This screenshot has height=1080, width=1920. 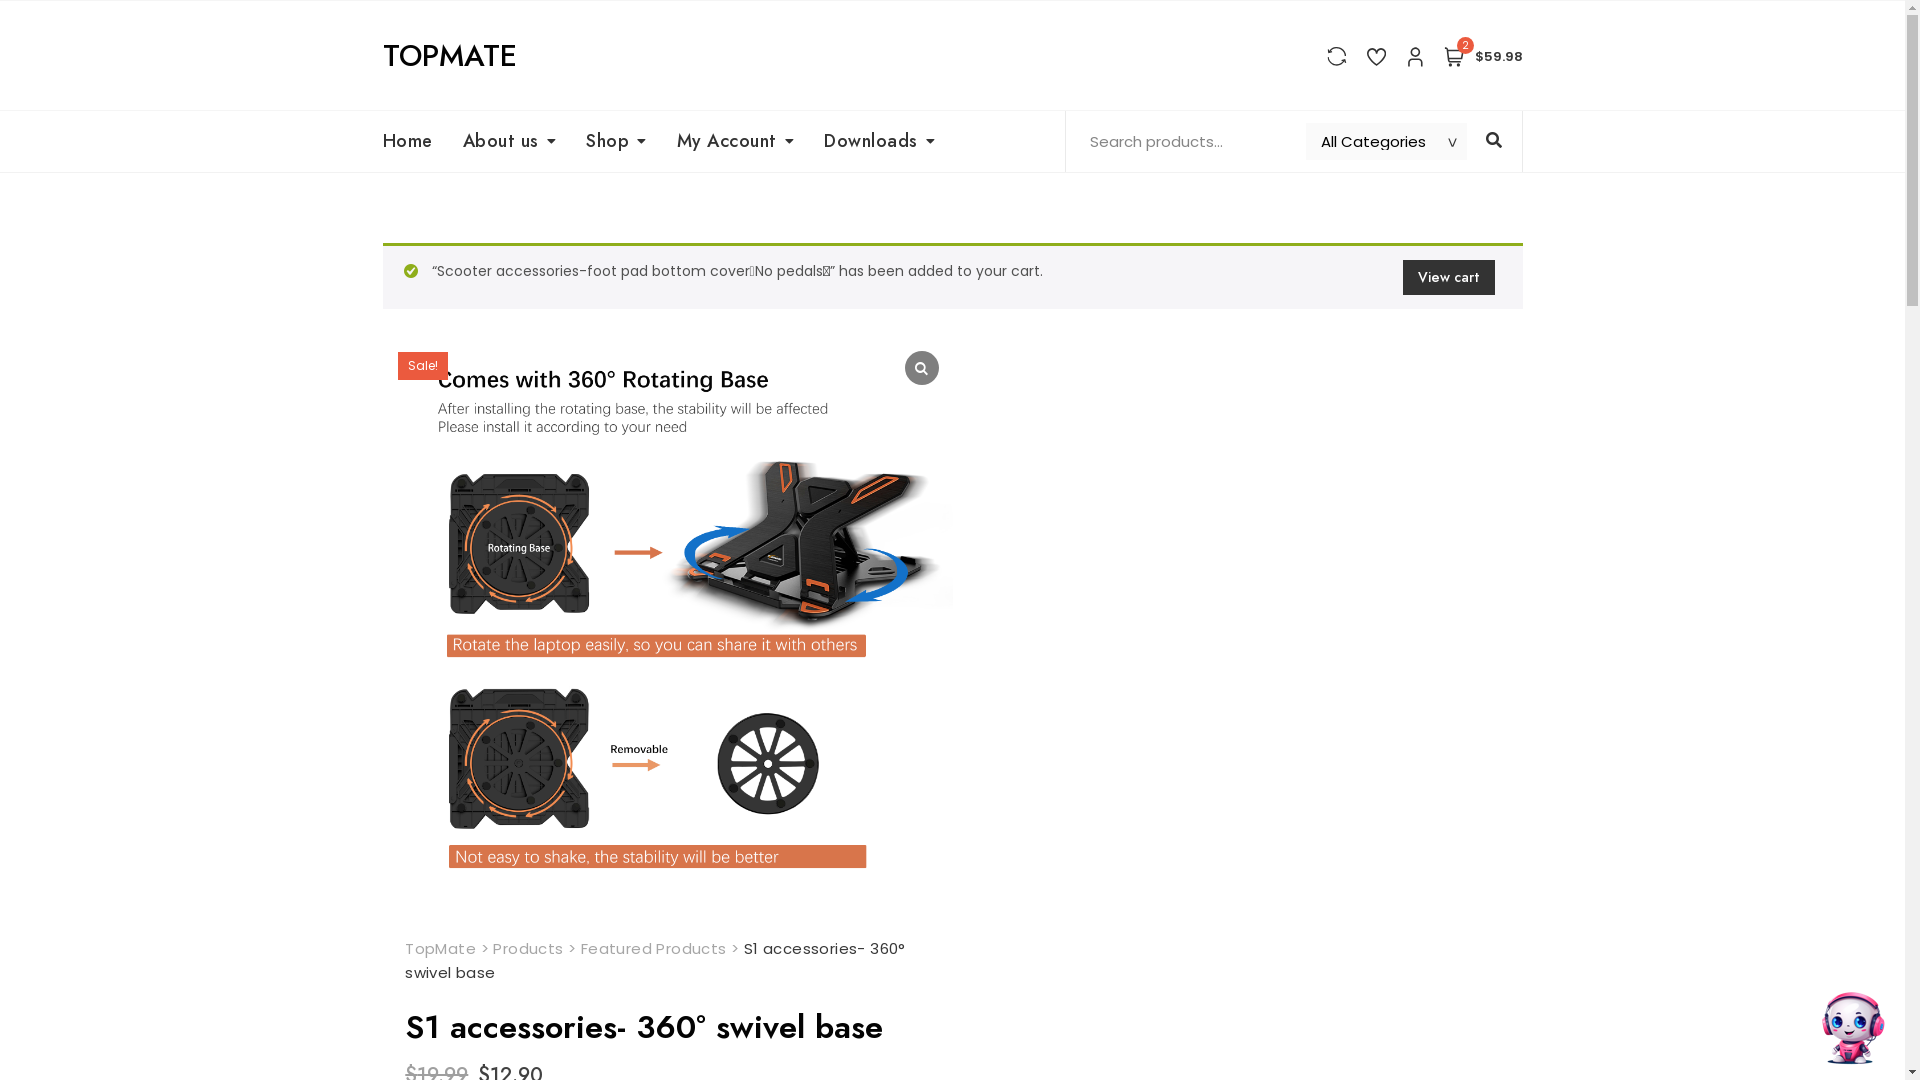 What do you see at coordinates (615, 140) in the screenshot?
I see `'Shop'` at bounding box center [615, 140].